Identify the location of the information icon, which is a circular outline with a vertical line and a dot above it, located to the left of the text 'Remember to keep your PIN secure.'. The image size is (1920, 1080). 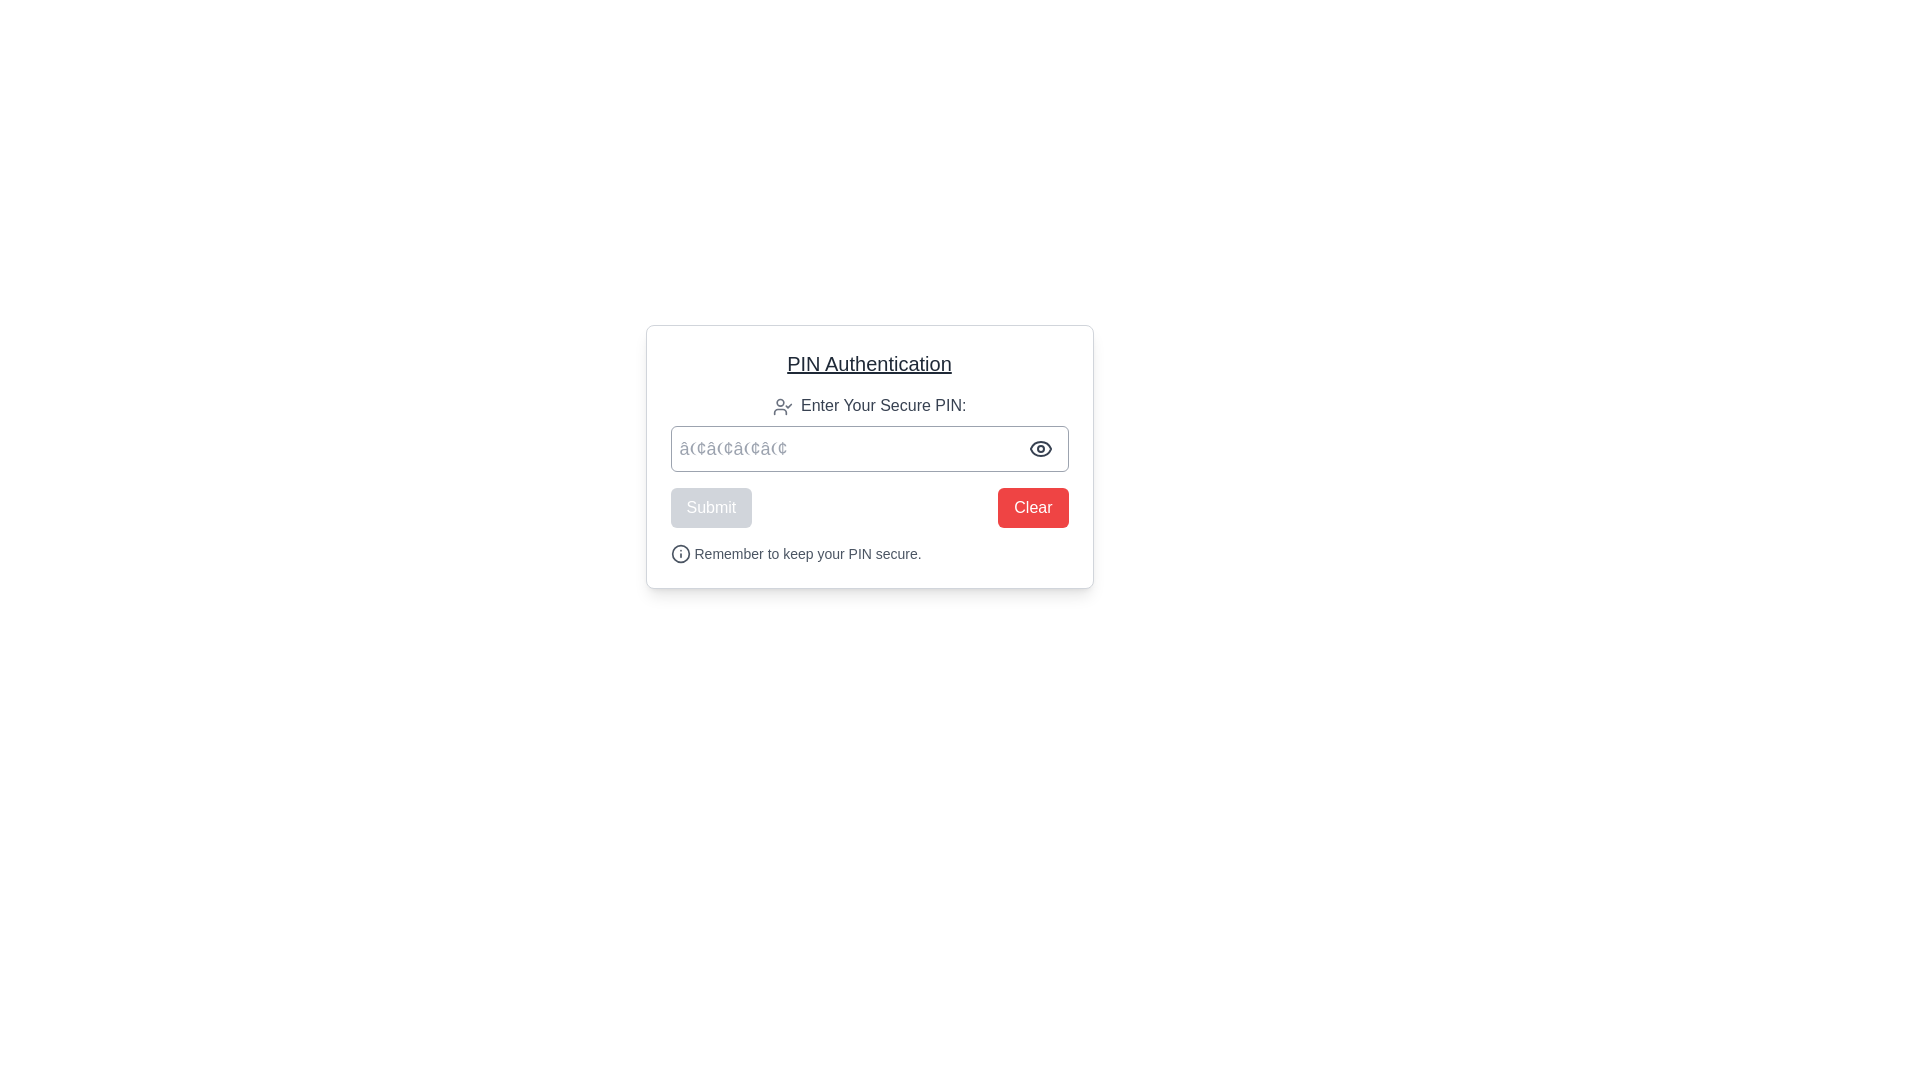
(680, 554).